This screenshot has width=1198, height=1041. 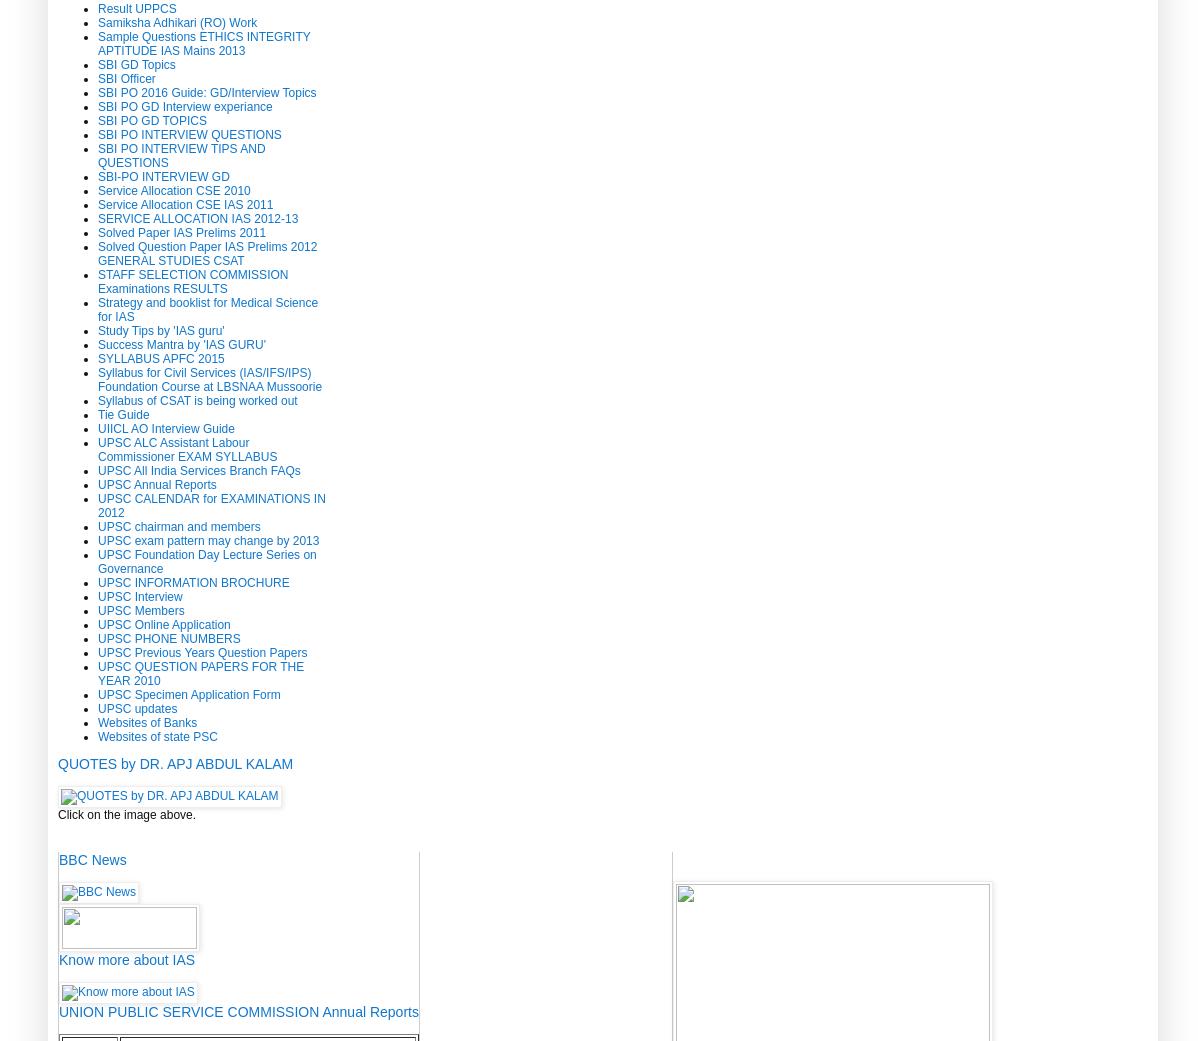 I want to click on 'STAFF SELECTION COMMISSION Examinations RESULTS', so click(x=191, y=279).